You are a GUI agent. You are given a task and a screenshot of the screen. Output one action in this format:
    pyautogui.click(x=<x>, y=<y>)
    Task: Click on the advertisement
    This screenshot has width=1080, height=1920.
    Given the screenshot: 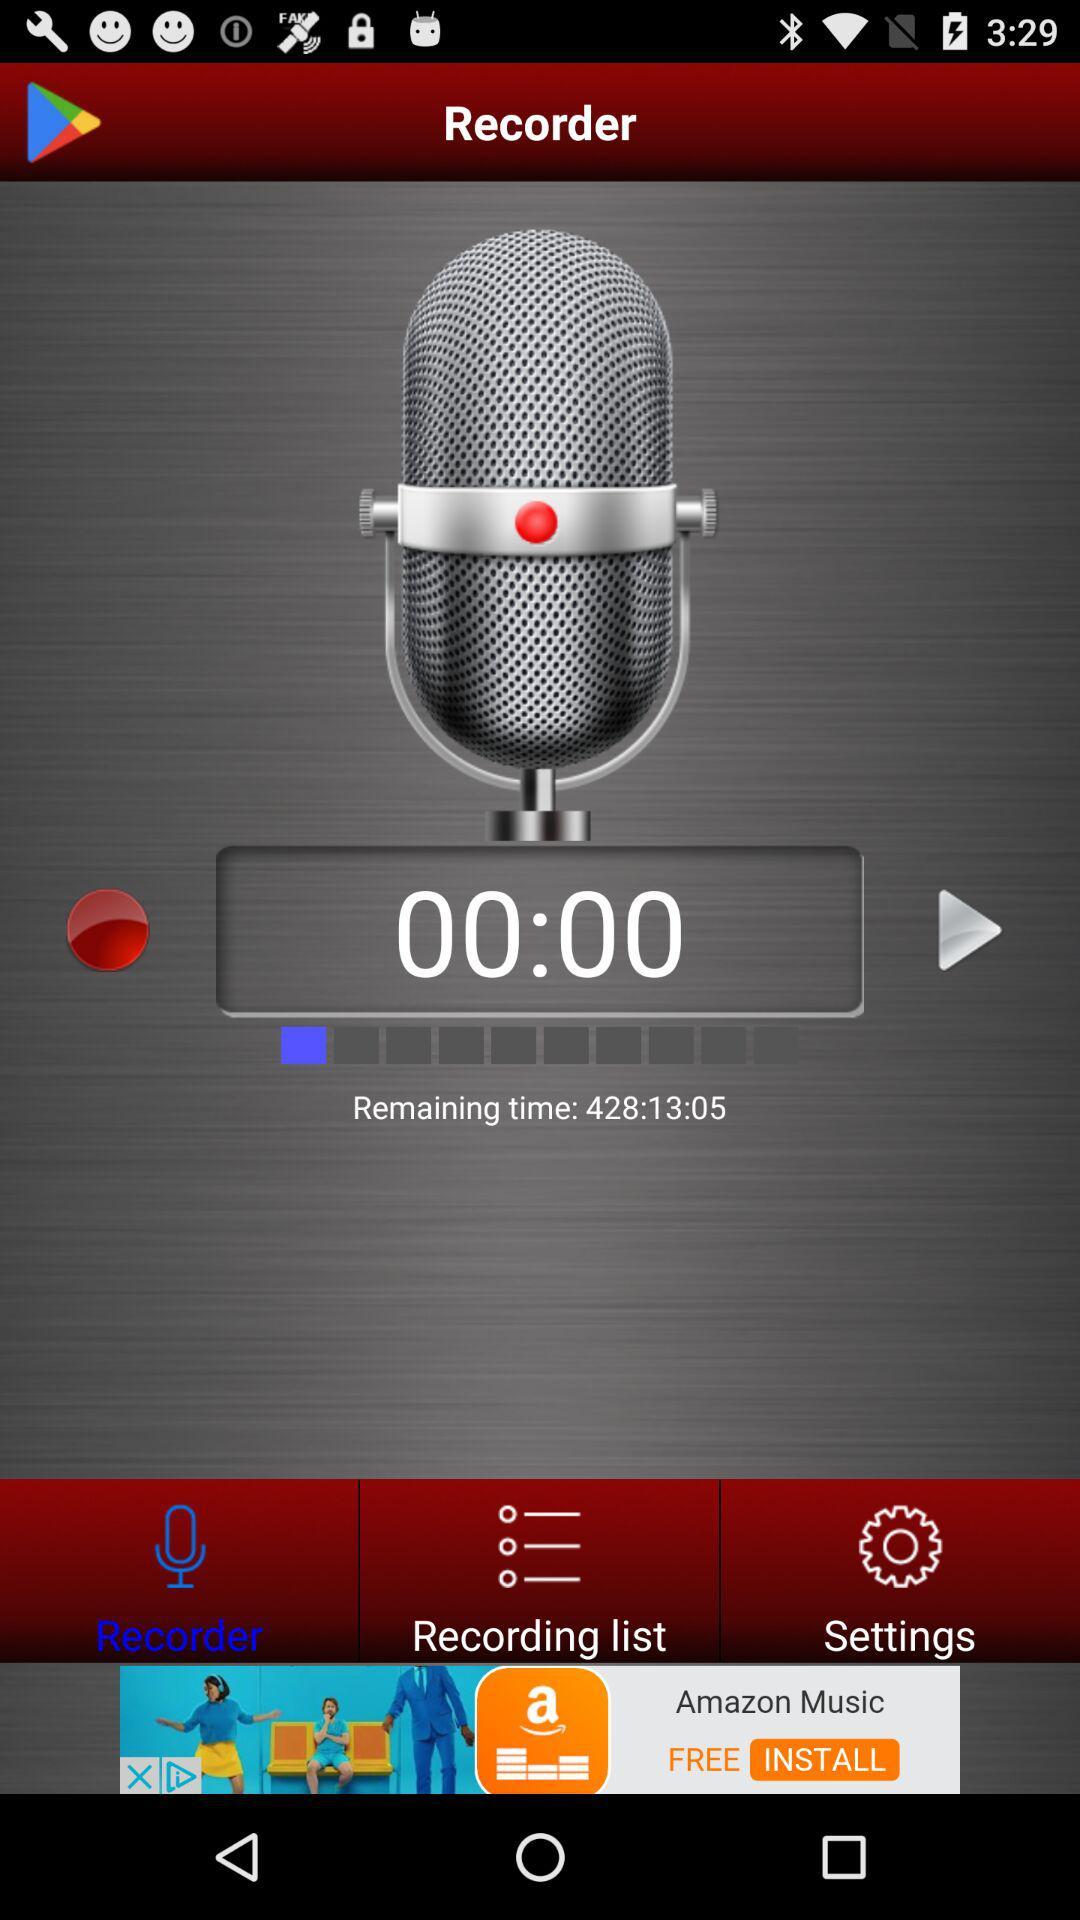 What is the action you would take?
    pyautogui.click(x=540, y=1727)
    